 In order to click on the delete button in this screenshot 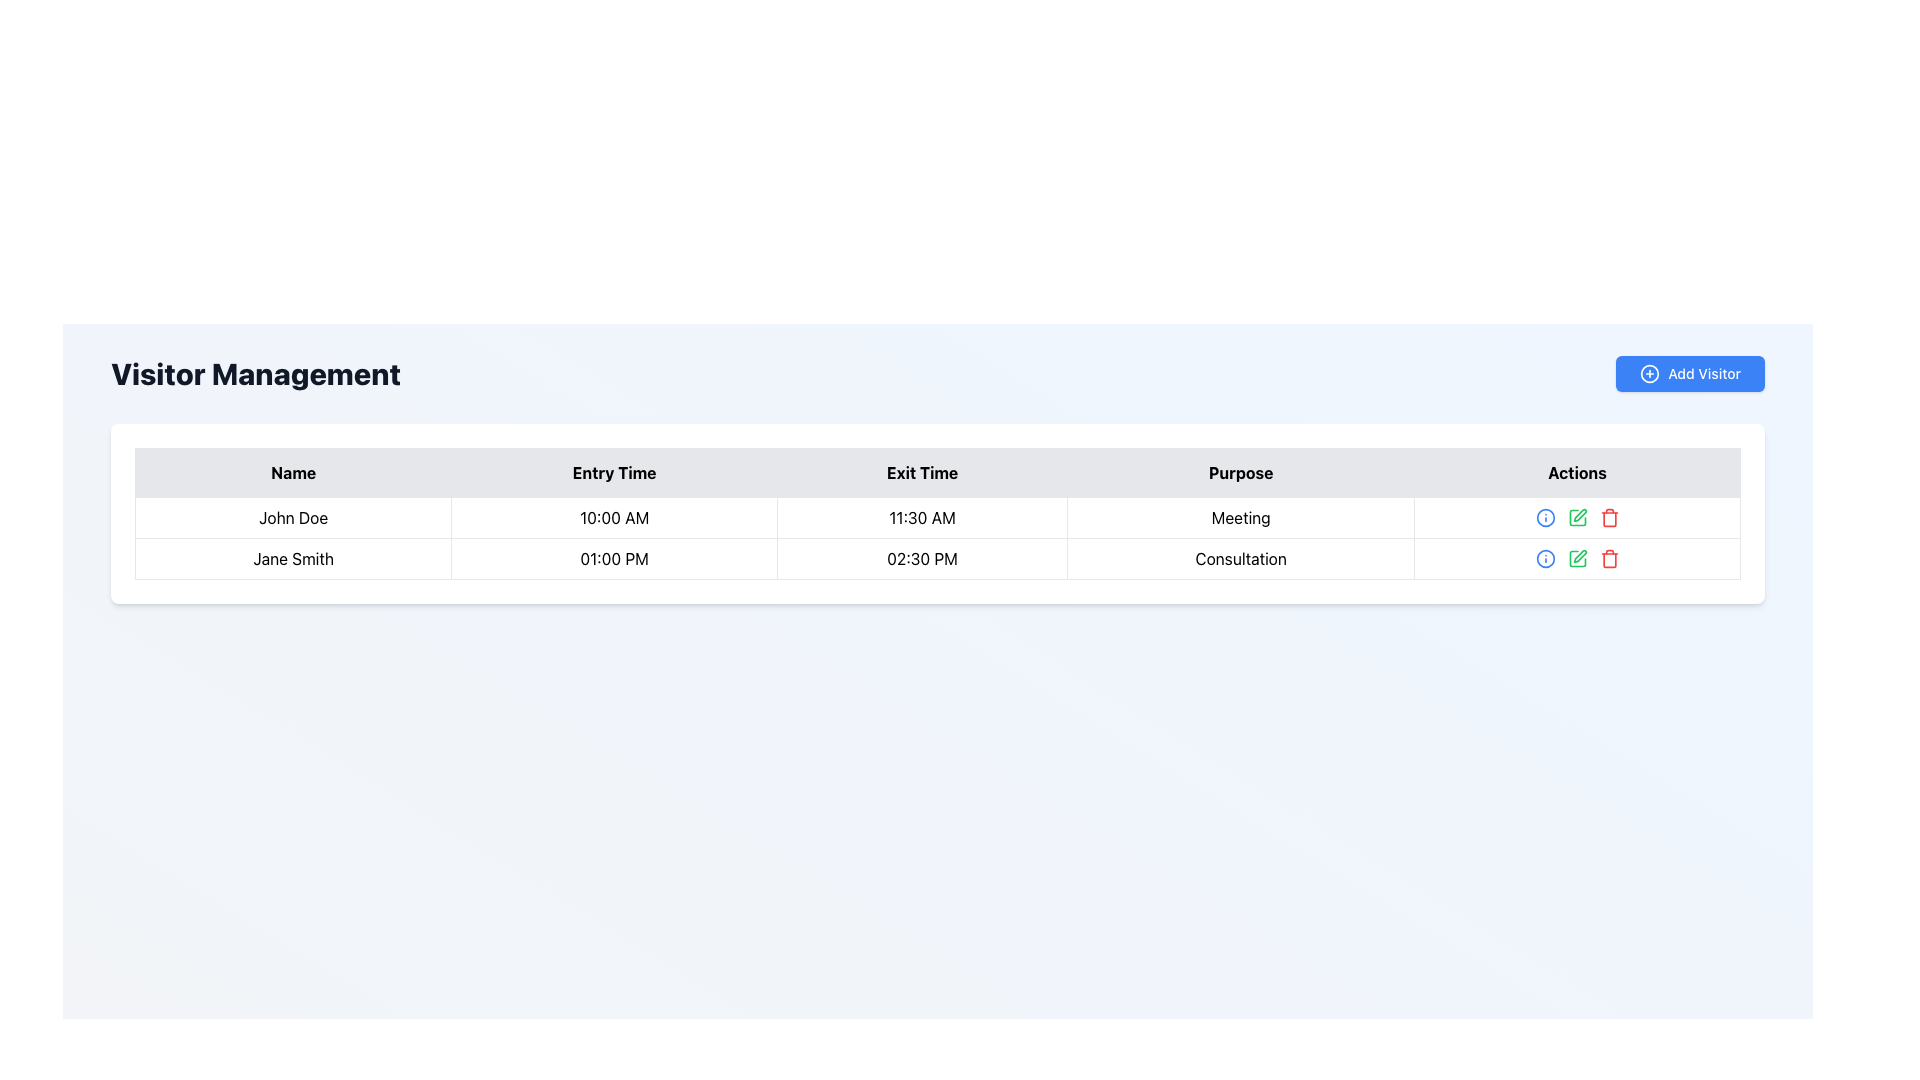, I will do `click(1576, 516)`.